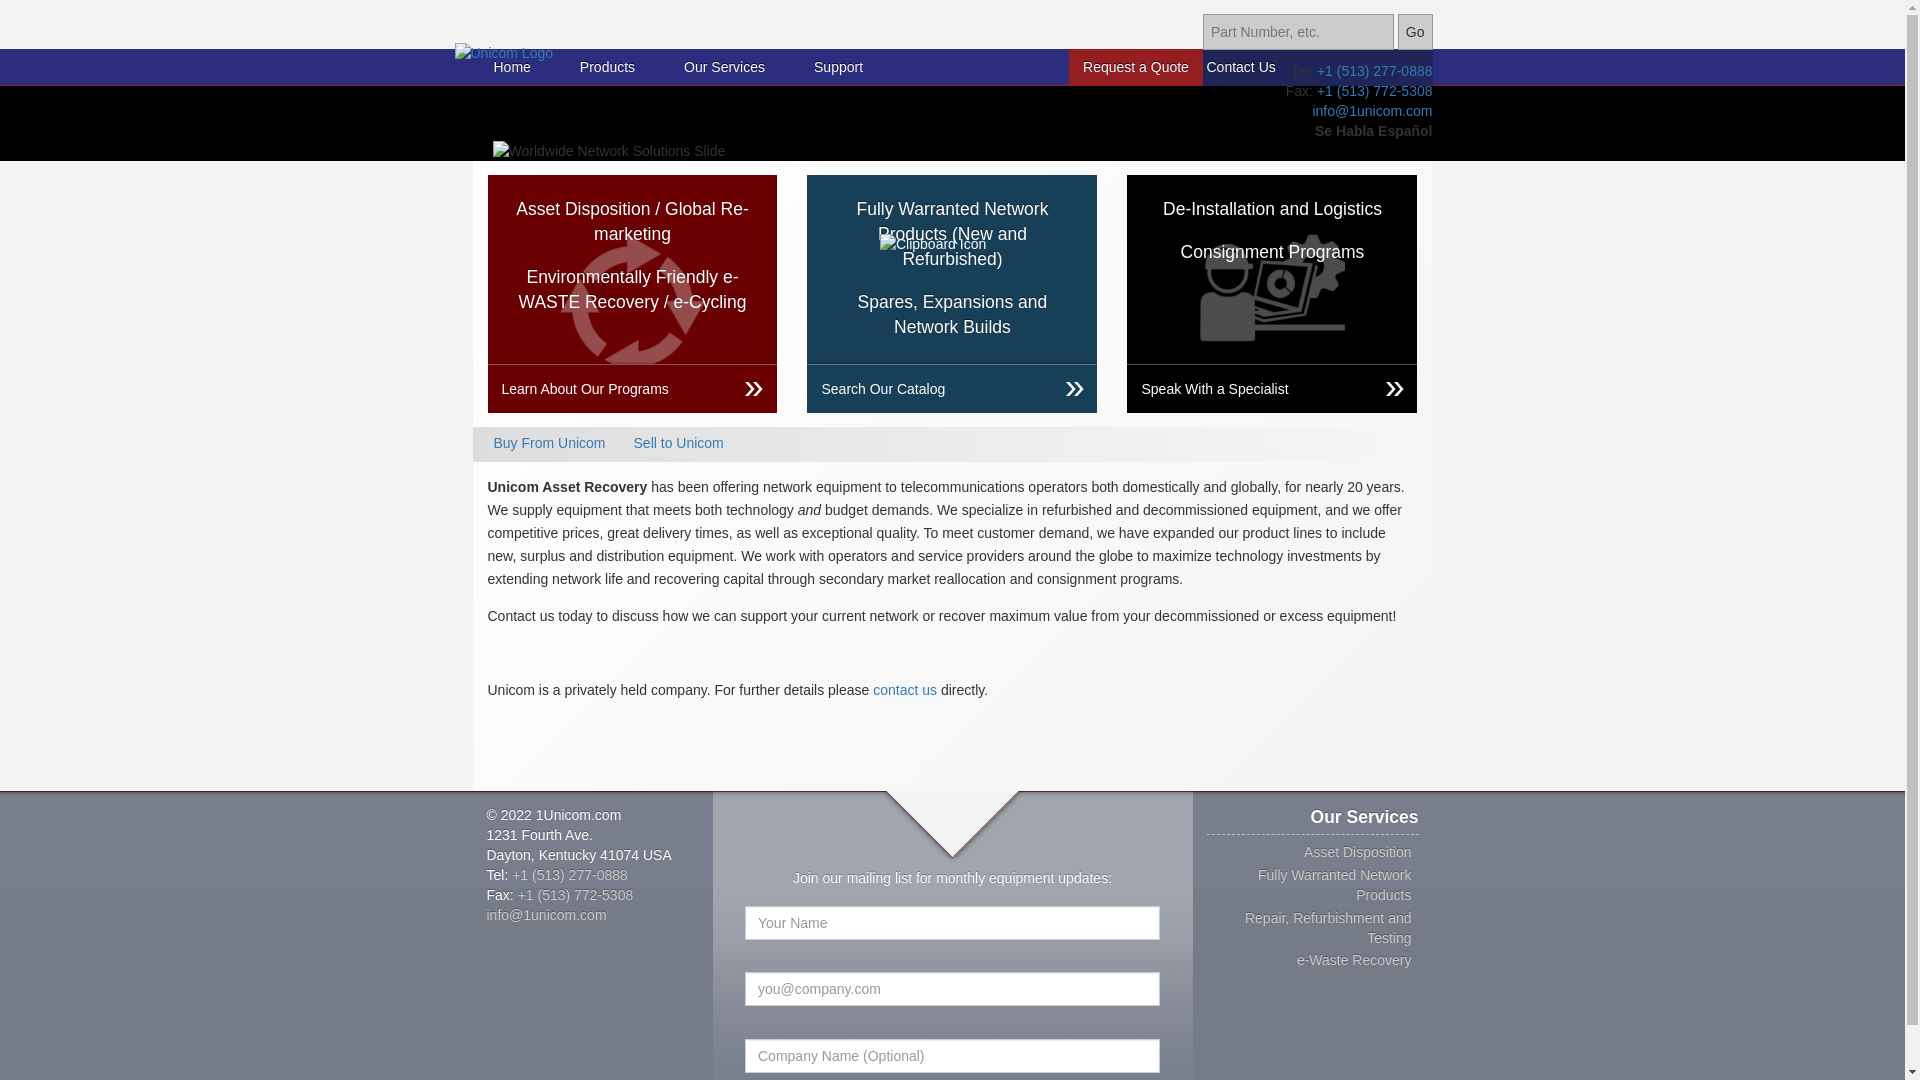 Image resolution: width=1920 pixels, height=1080 pixels. What do you see at coordinates (806, 388) in the screenshot?
I see `'Search Our Catalog'` at bounding box center [806, 388].